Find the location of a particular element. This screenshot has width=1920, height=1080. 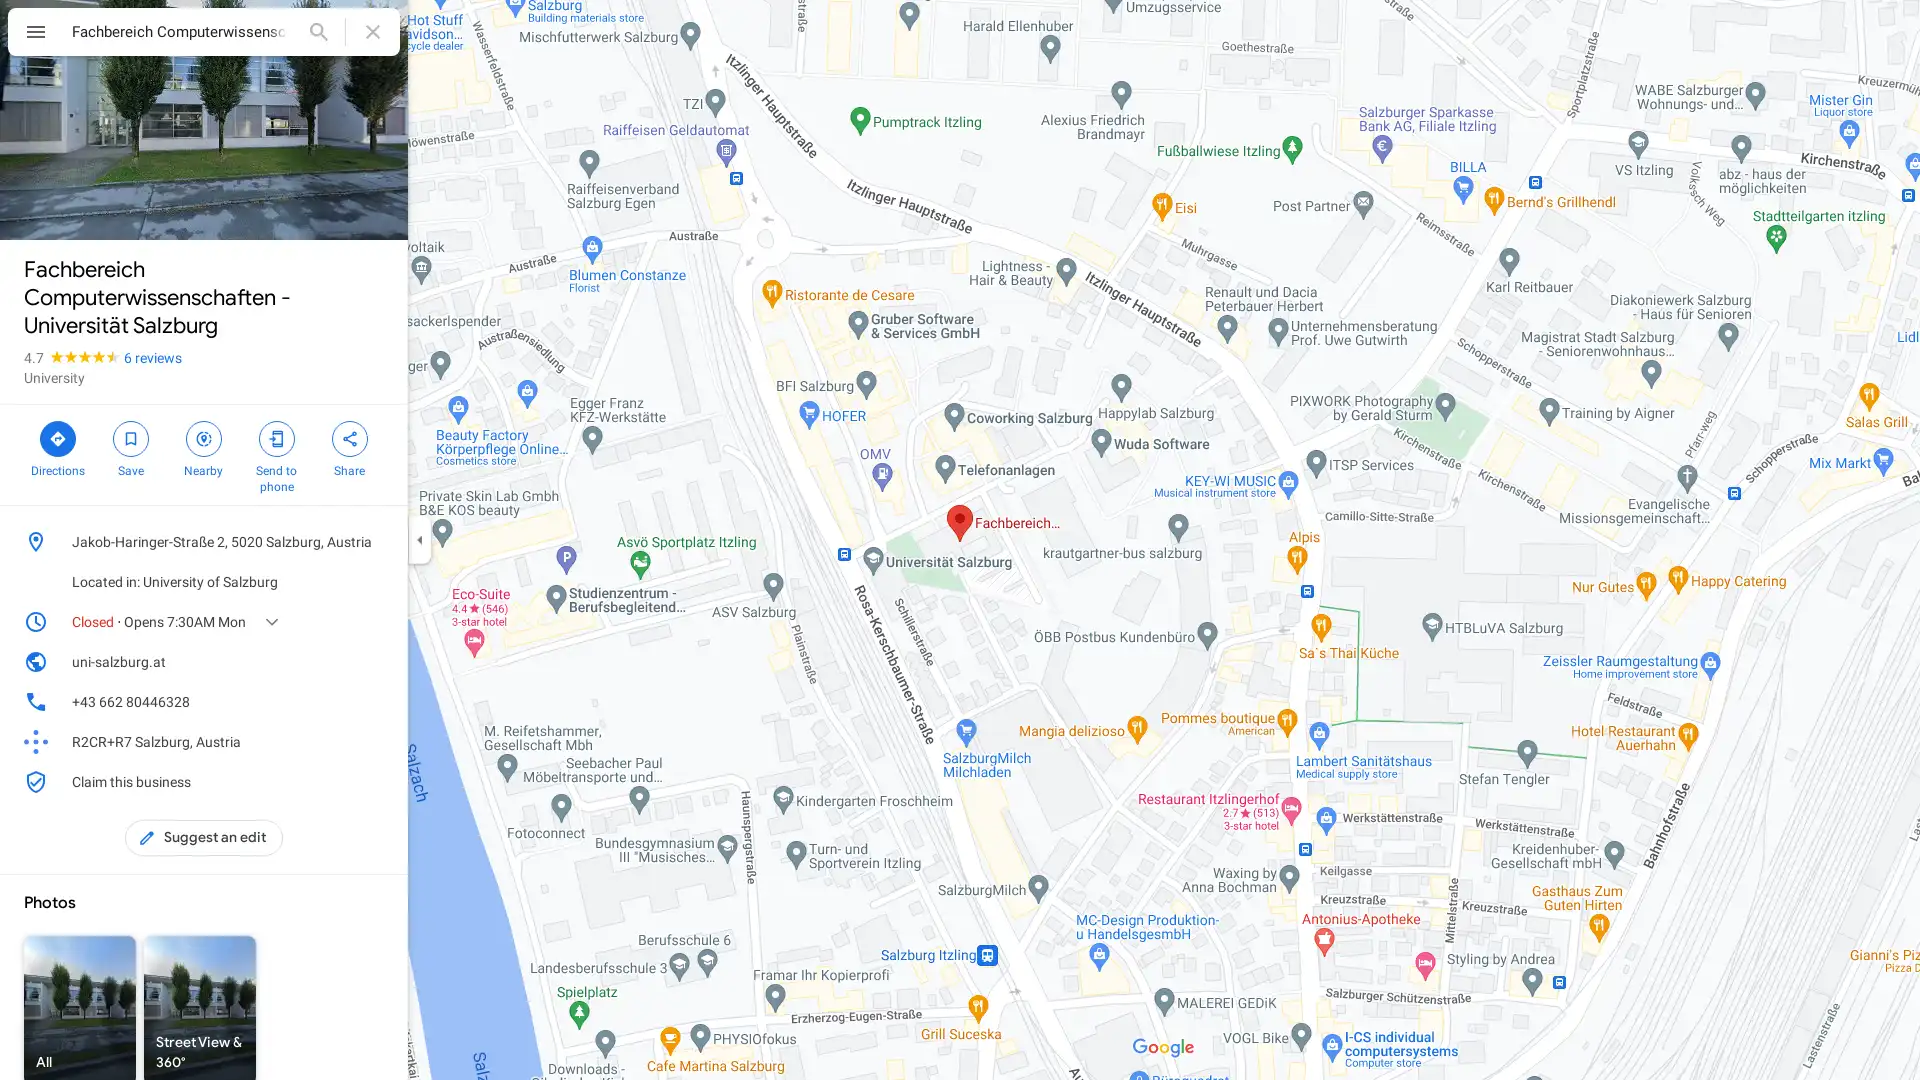

Search is located at coordinates (317, 31).